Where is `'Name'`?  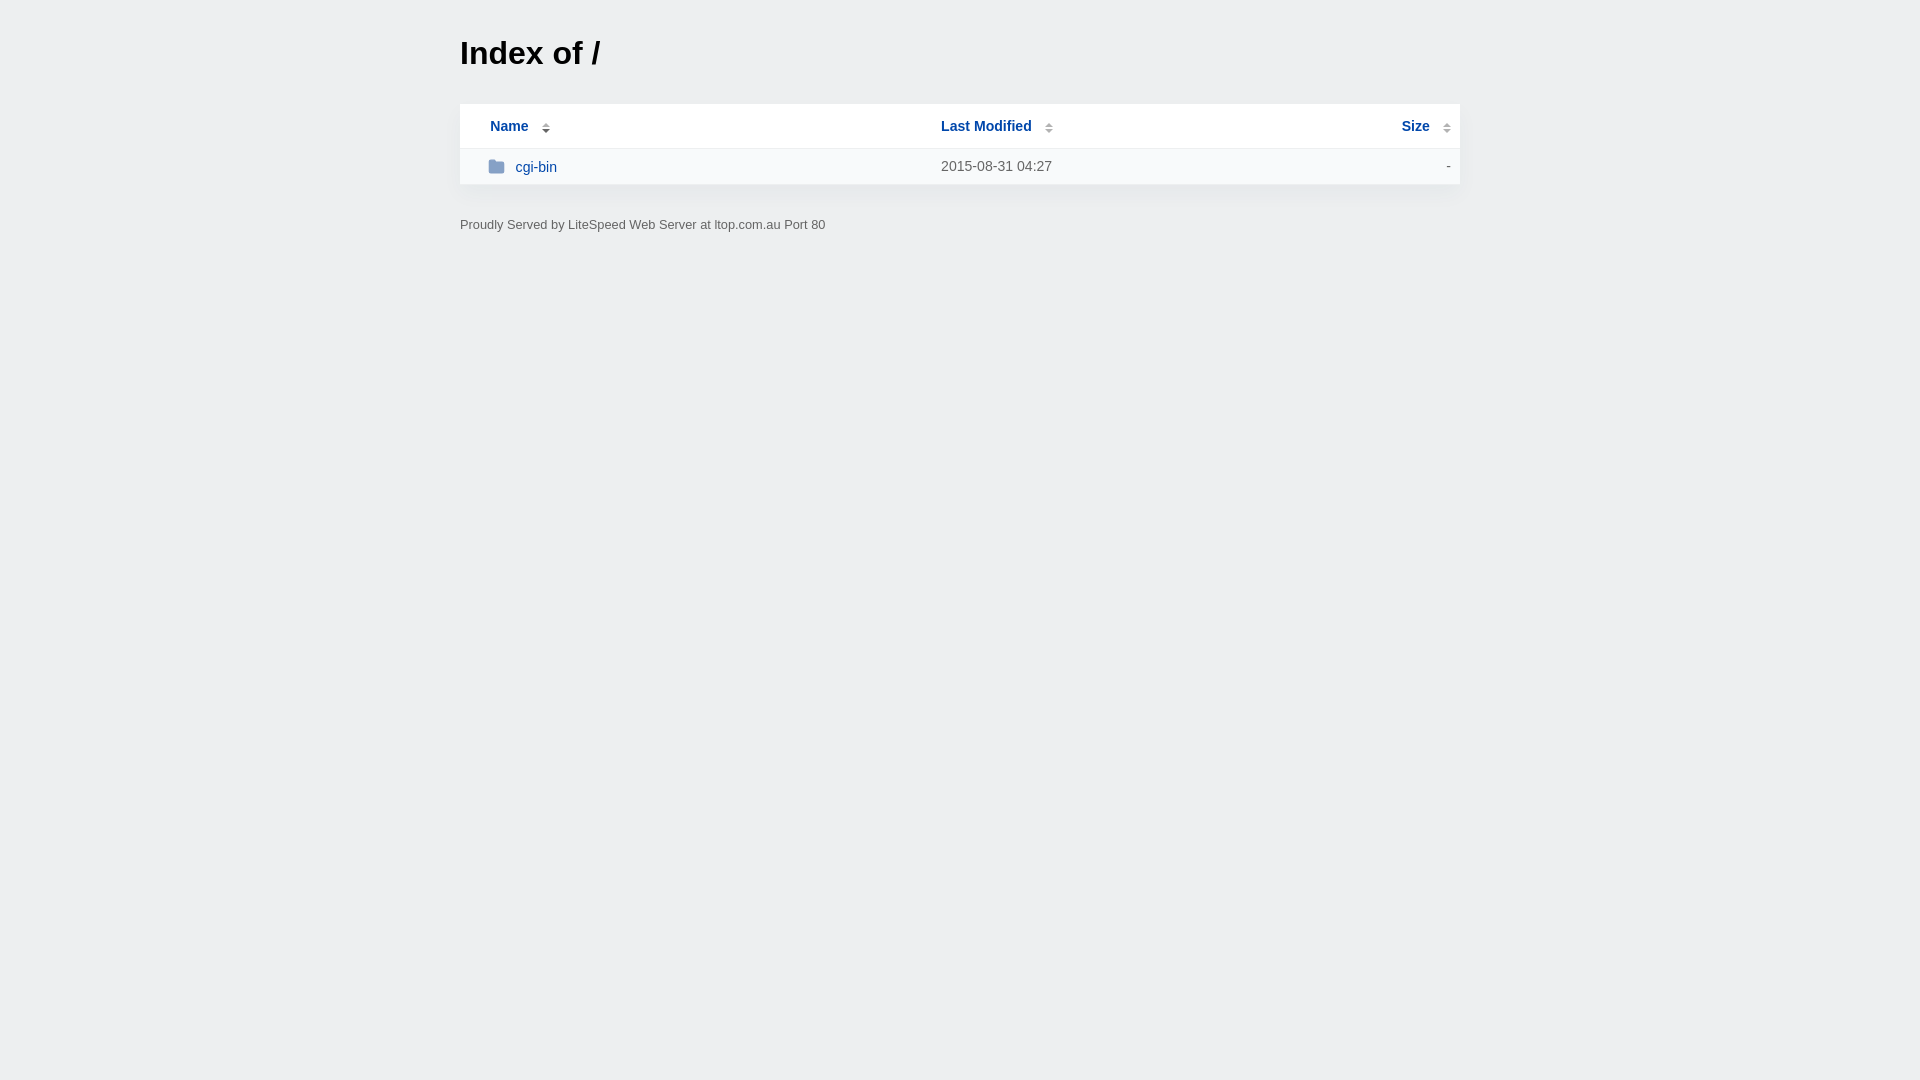 'Name' is located at coordinates (468, 126).